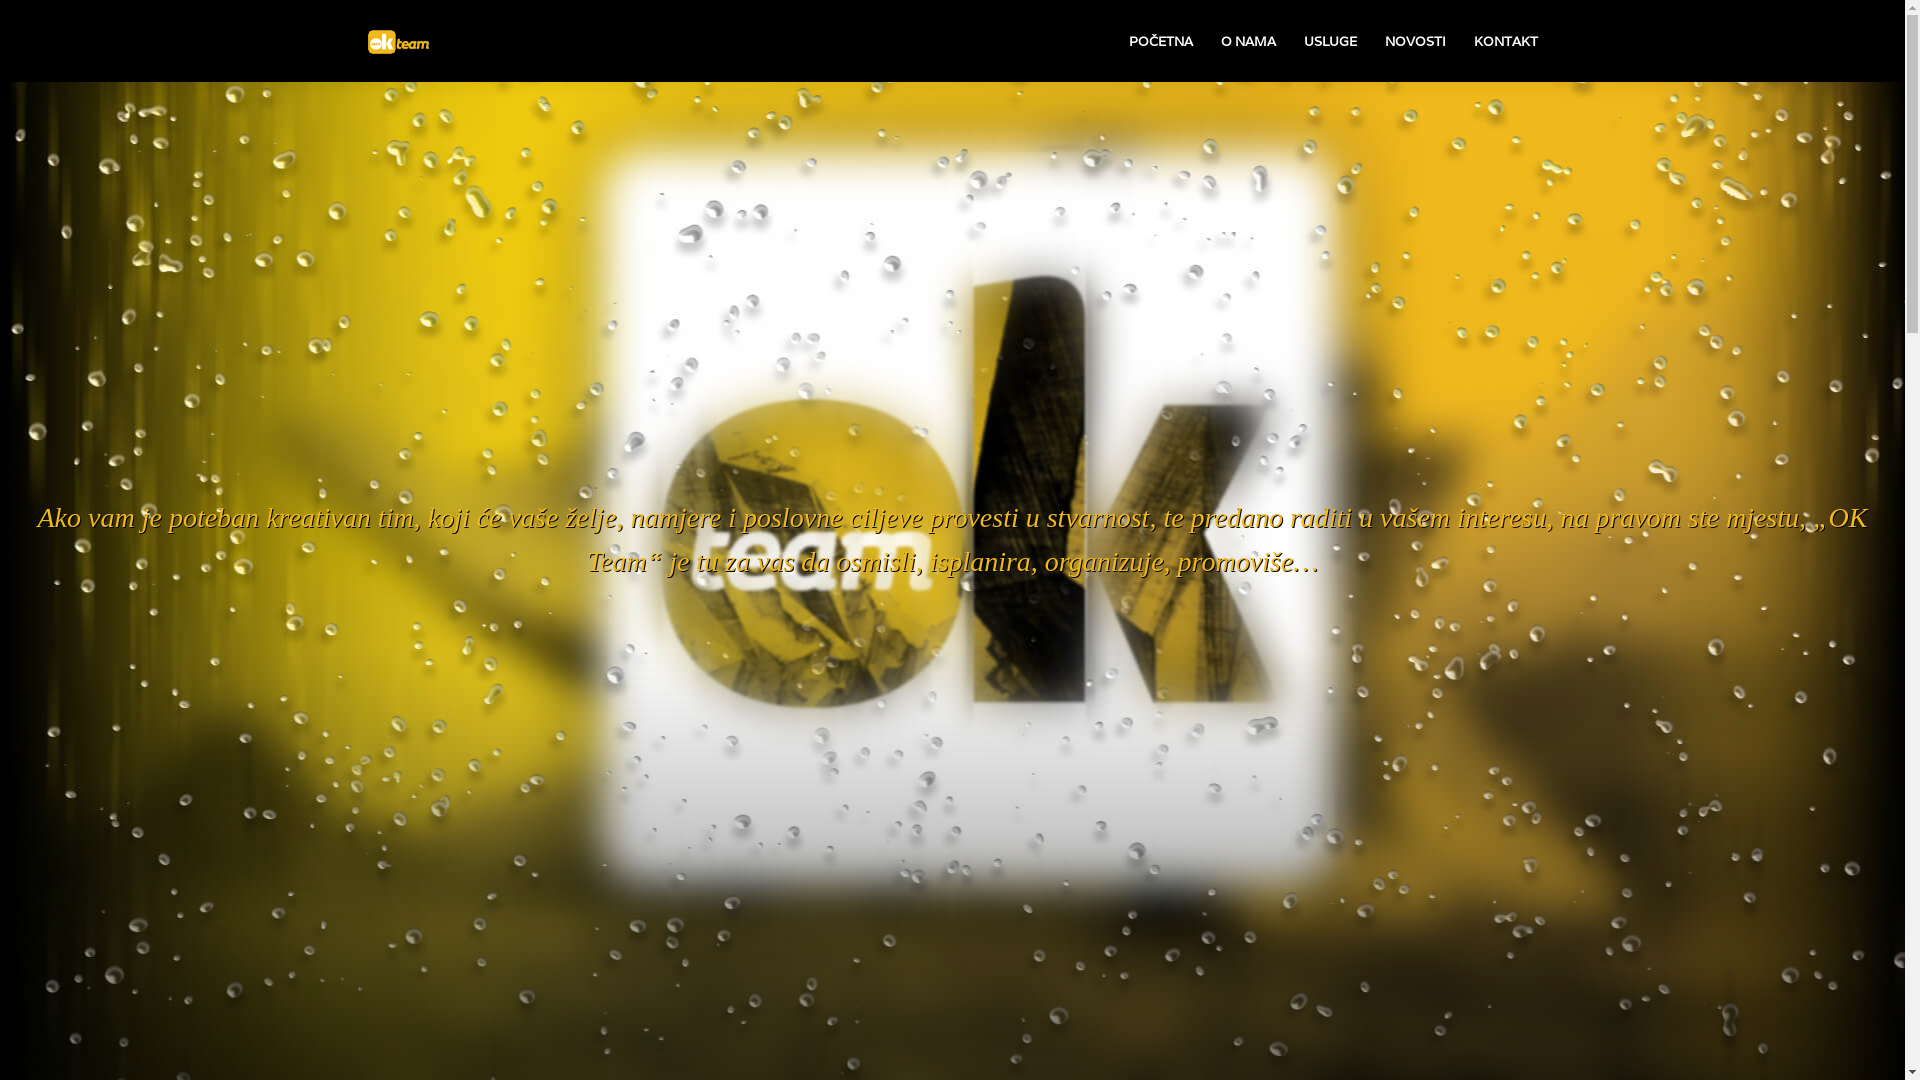  I want to click on 'KONTAKT', so click(1506, 41).